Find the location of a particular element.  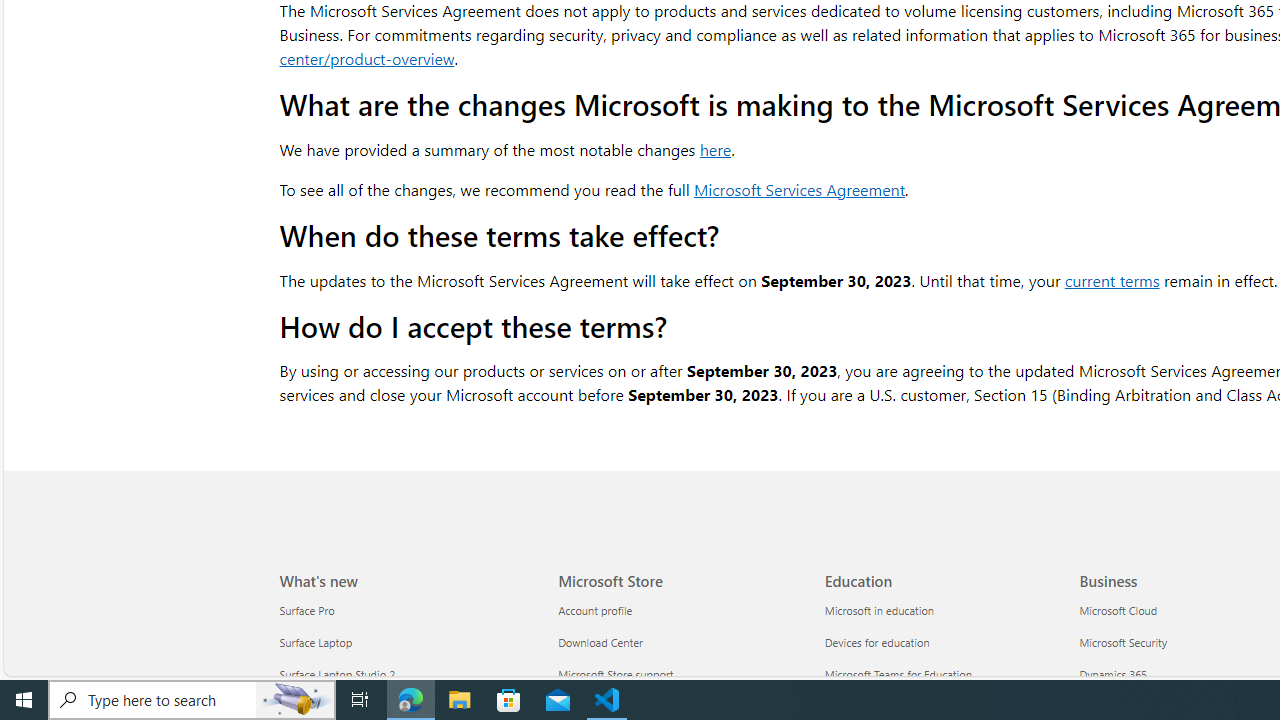

'Microsoft Cloud Business' is located at coordinates (1117, 610).